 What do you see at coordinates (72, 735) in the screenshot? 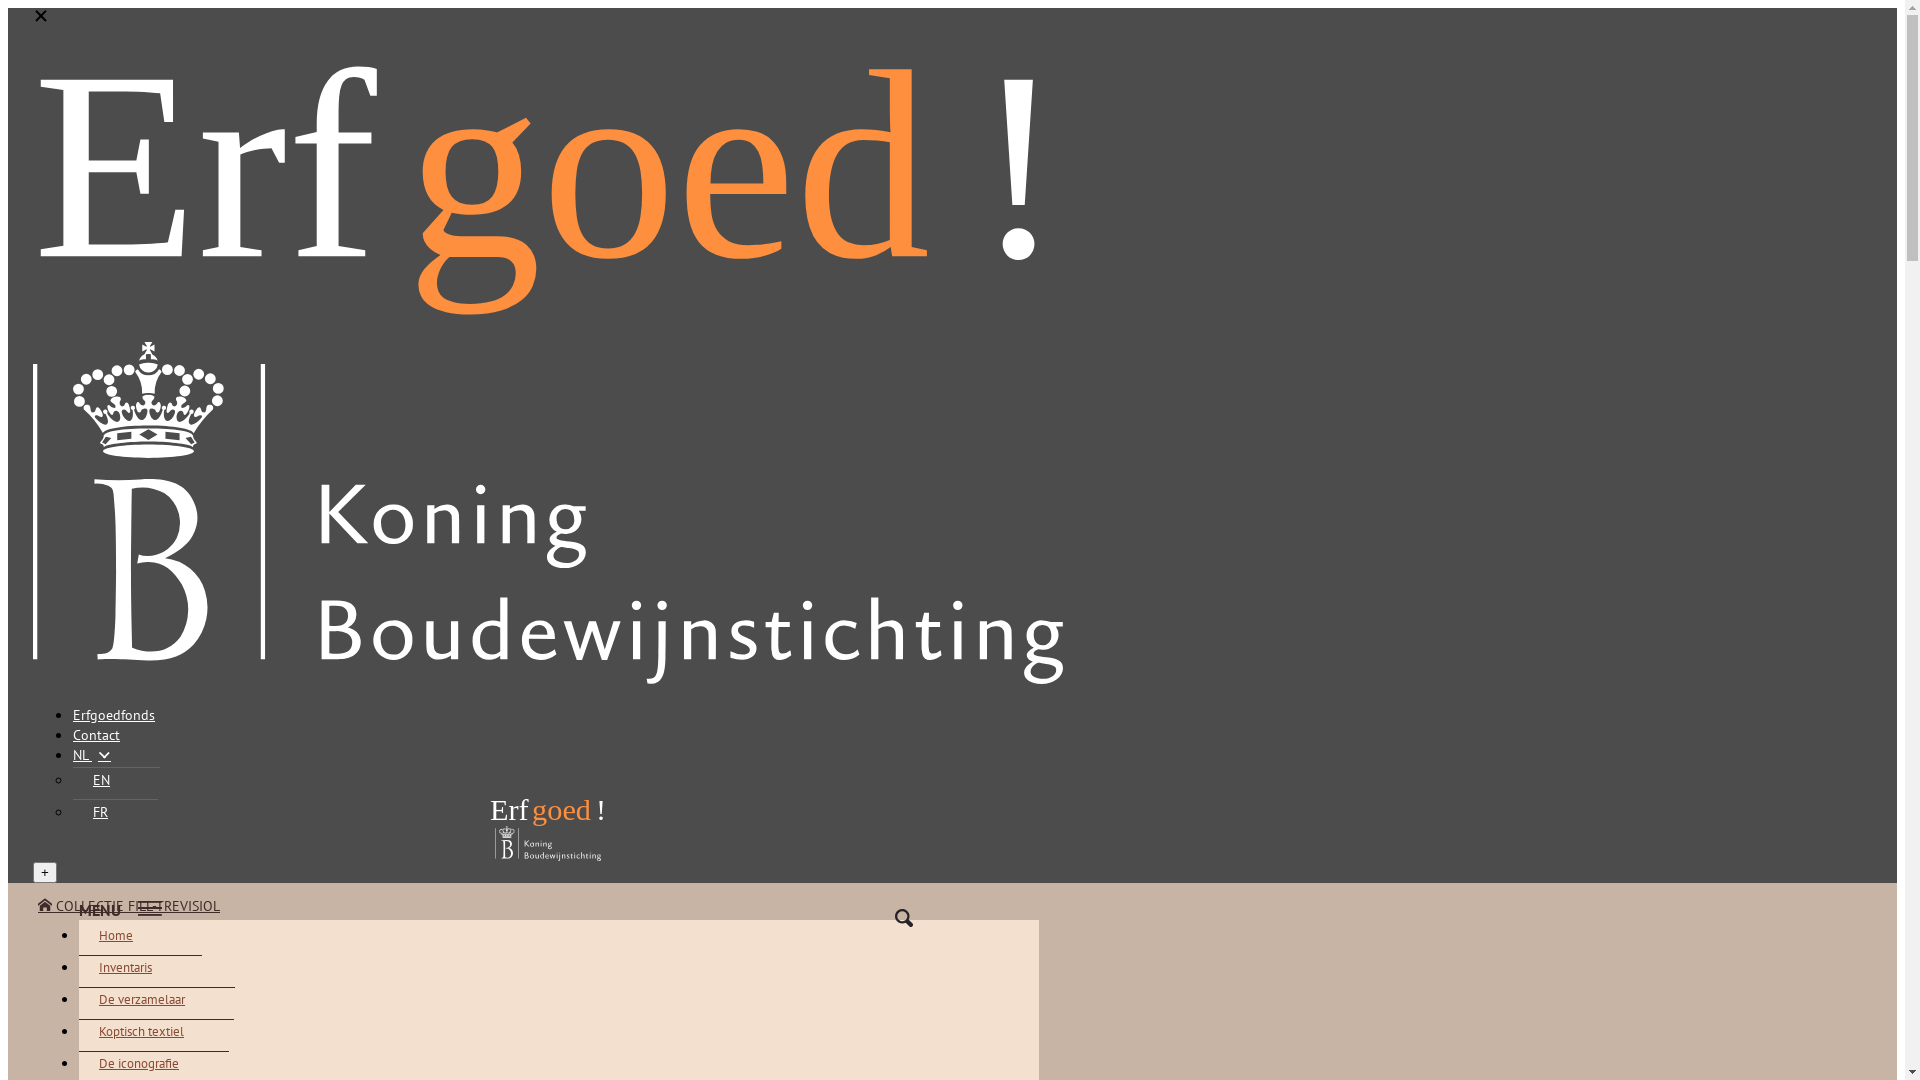
I see `'Contact'` at bounding box center [72, 735].